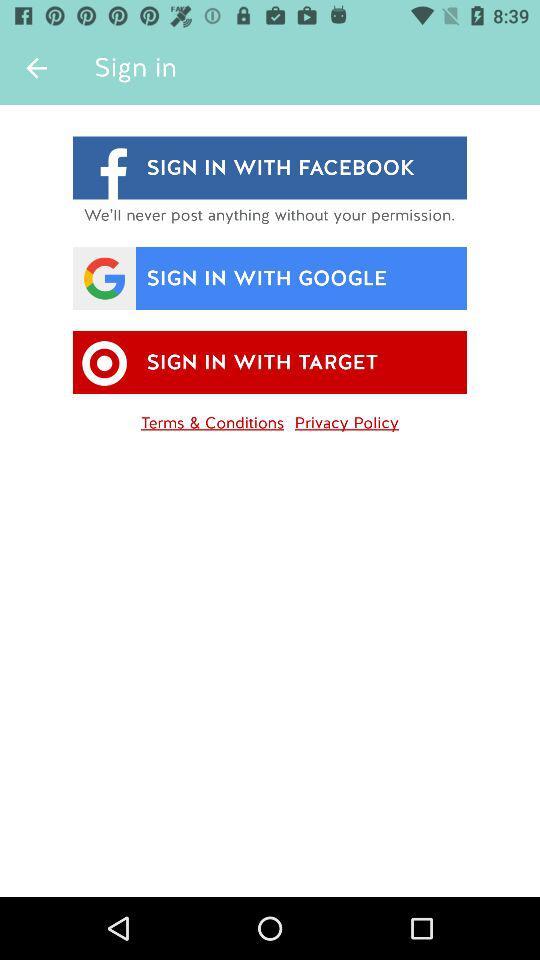  I want to click on icon next to terms & conditions item, so click(345, 418).